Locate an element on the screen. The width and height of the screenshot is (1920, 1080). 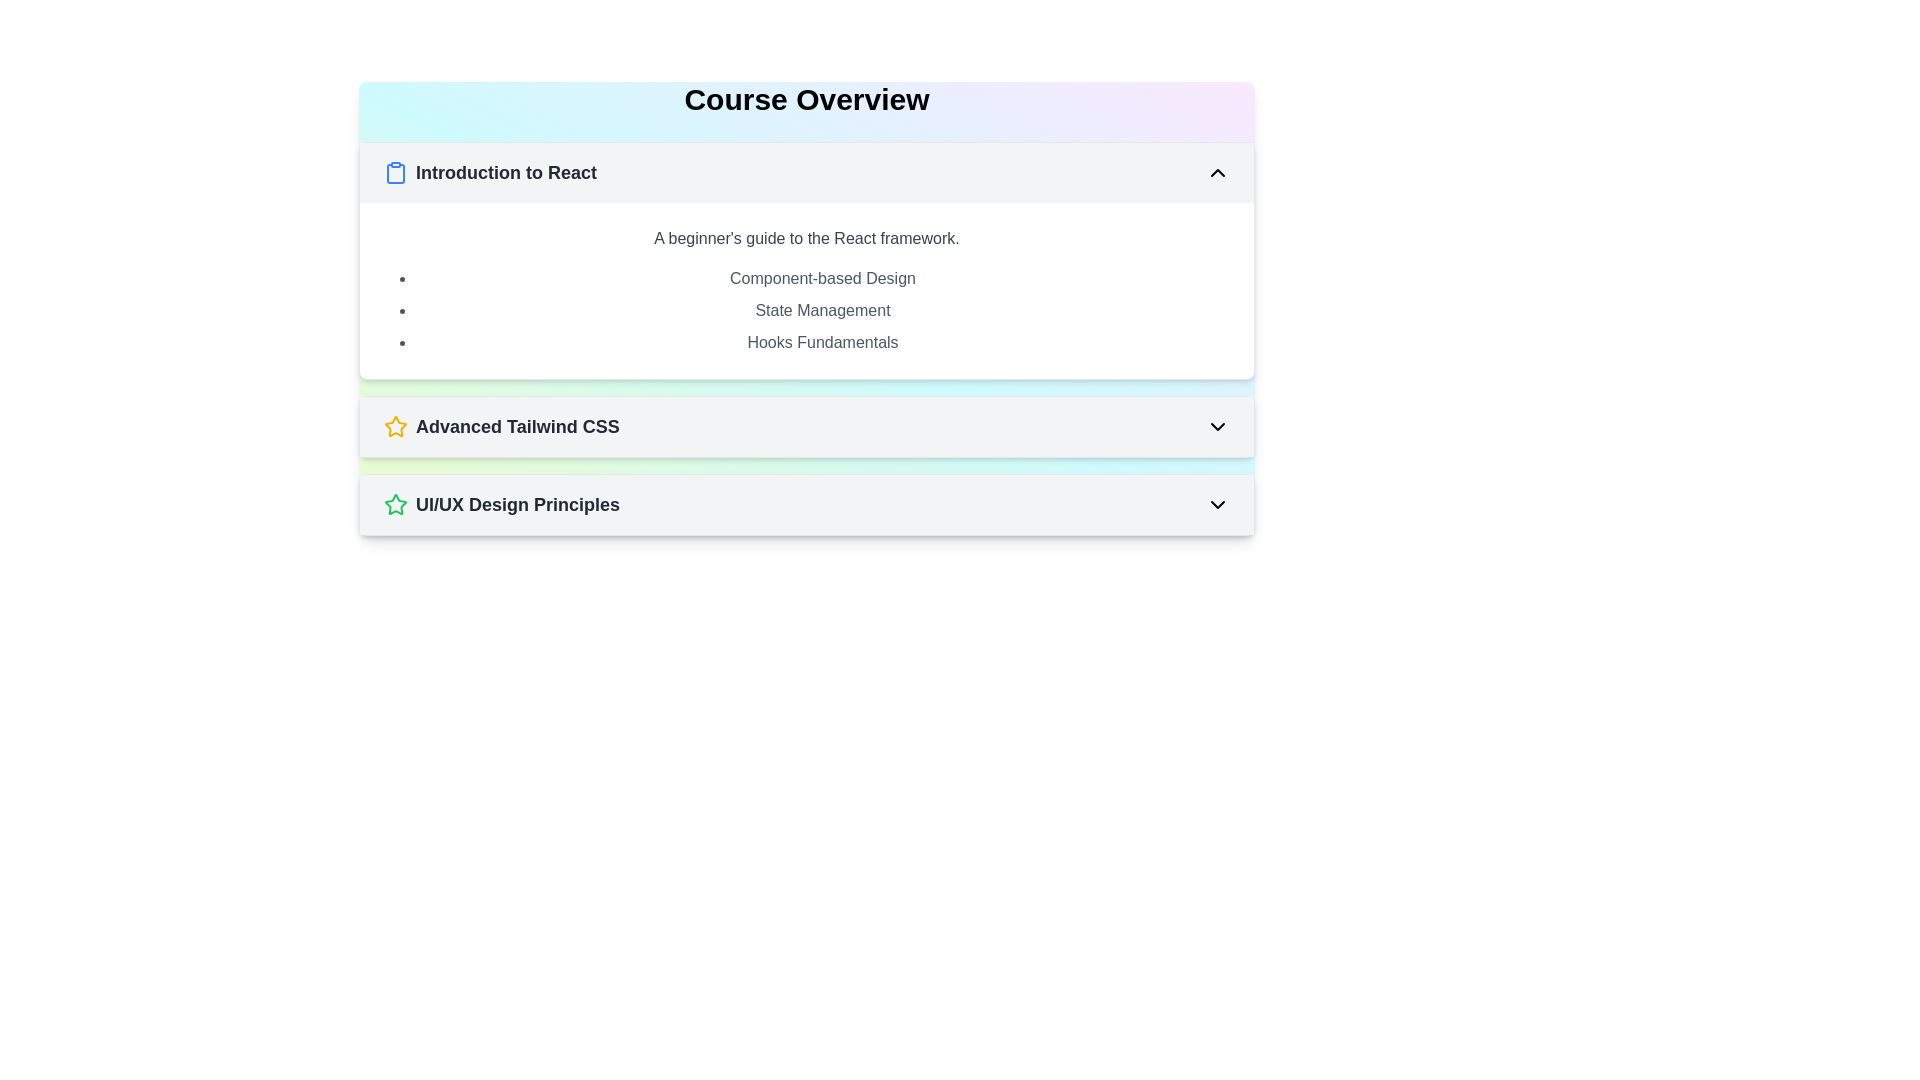
the static text element that reads 'A beginner's guide to the React framework.' which is styled in gray font and positioned within a white background, located below the 'Introduction to React' title is located at coordinates (806, 238).